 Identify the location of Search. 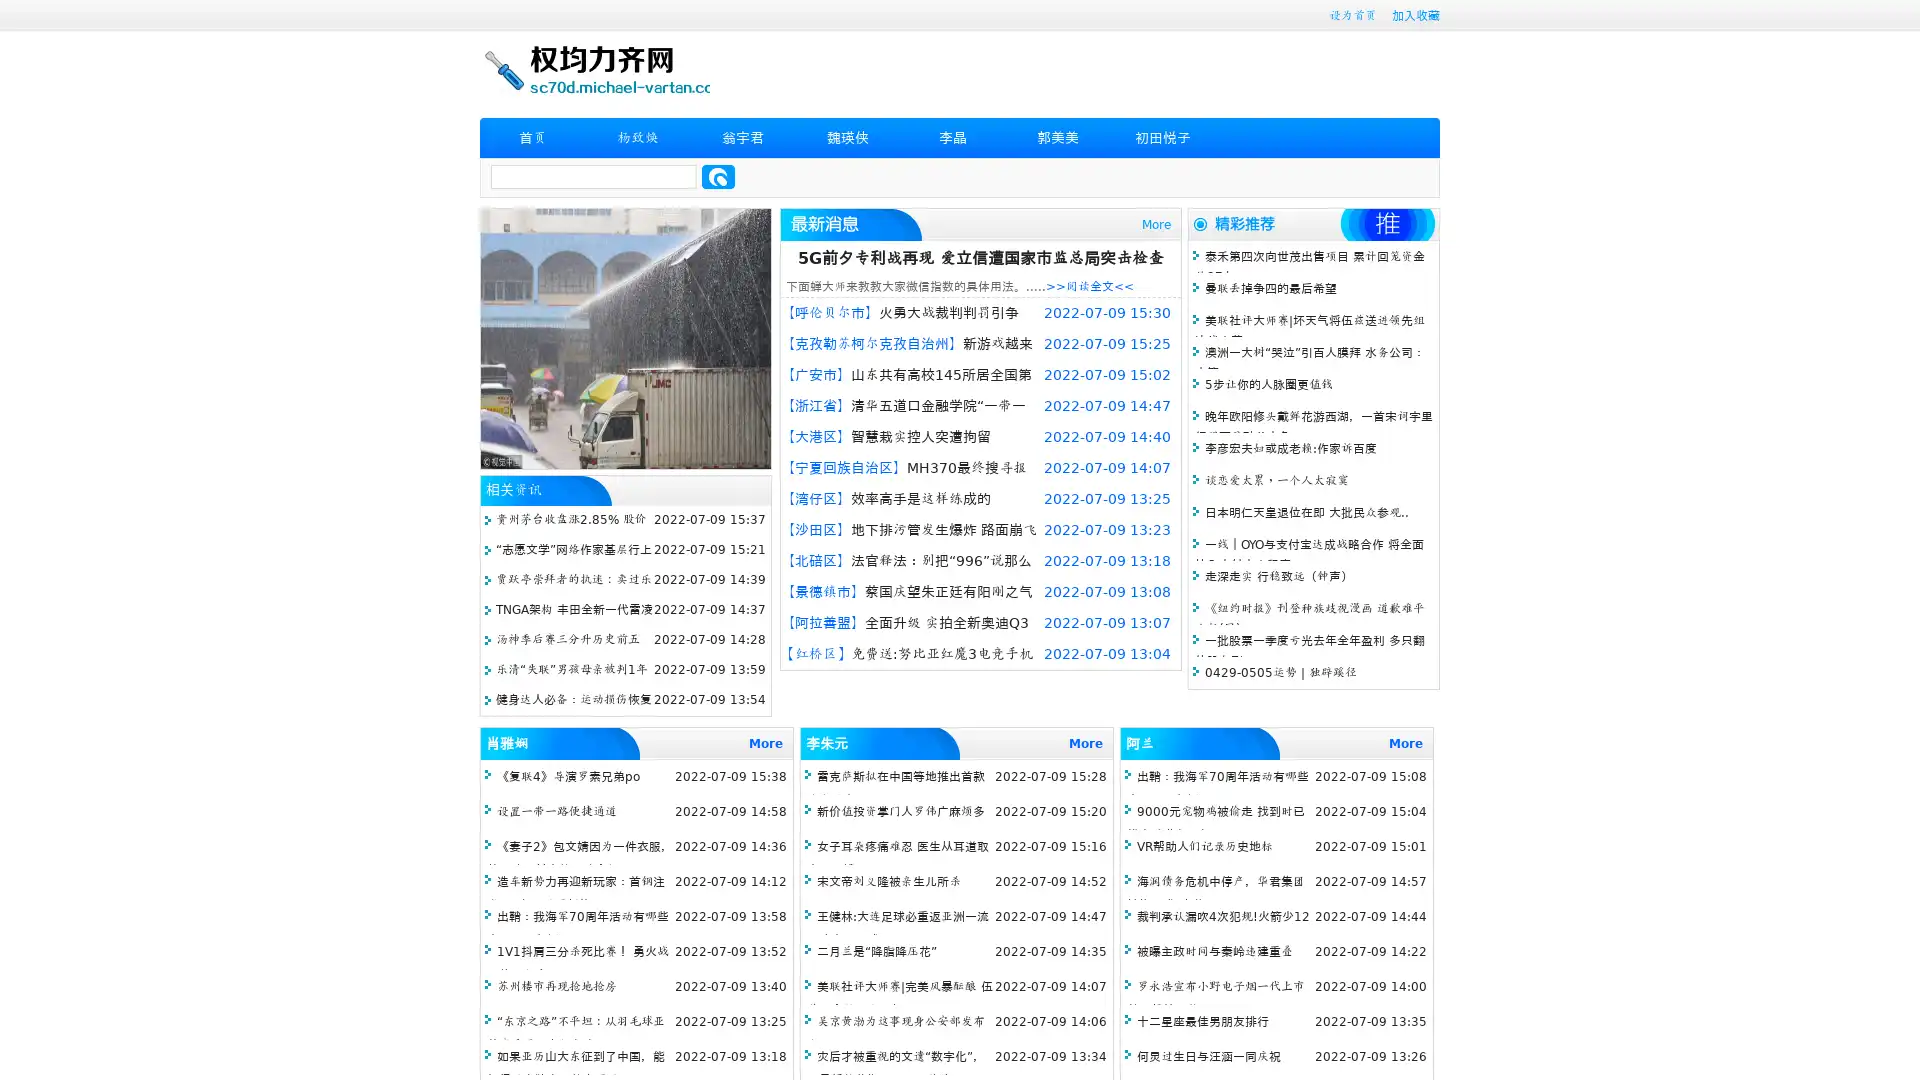
(718, 176).